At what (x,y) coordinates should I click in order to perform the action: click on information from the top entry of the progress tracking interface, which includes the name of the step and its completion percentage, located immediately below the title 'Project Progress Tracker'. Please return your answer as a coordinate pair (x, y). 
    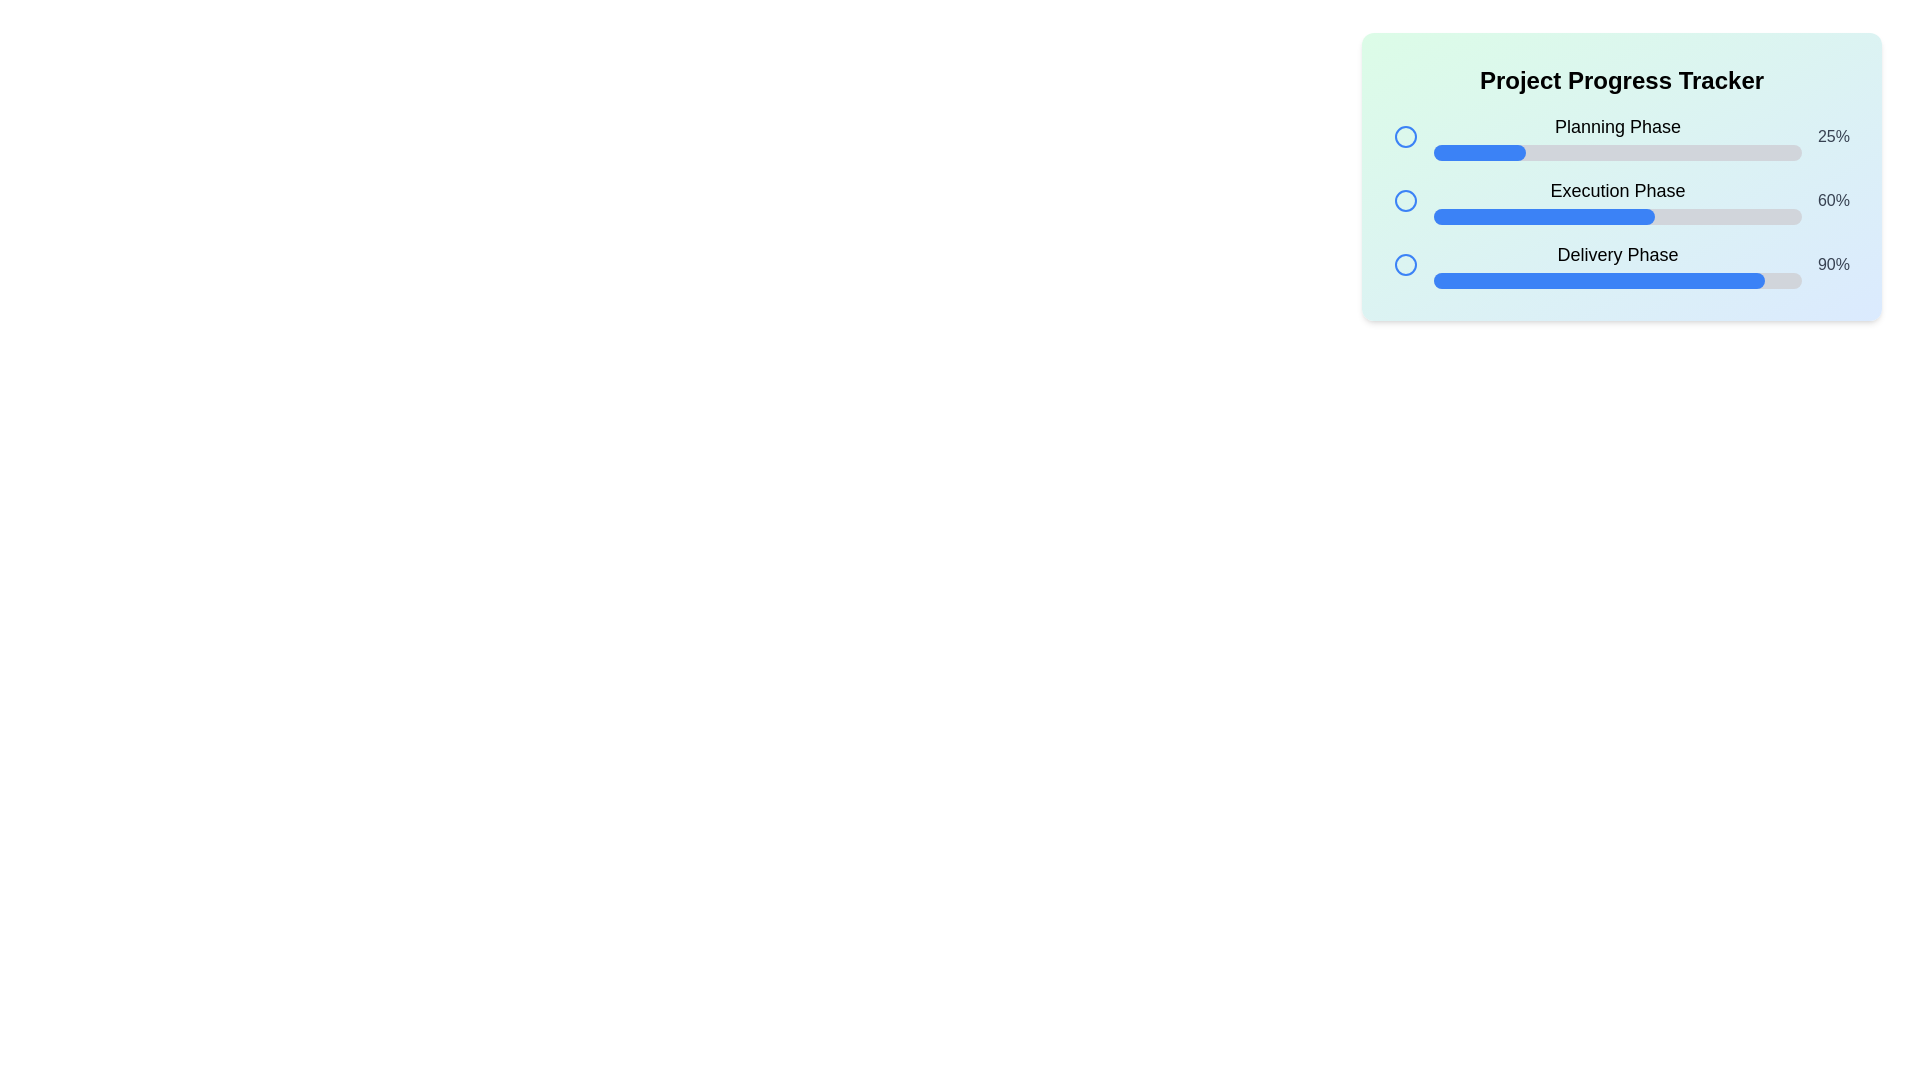
    Looking at the image, I should click on (1617, 136).